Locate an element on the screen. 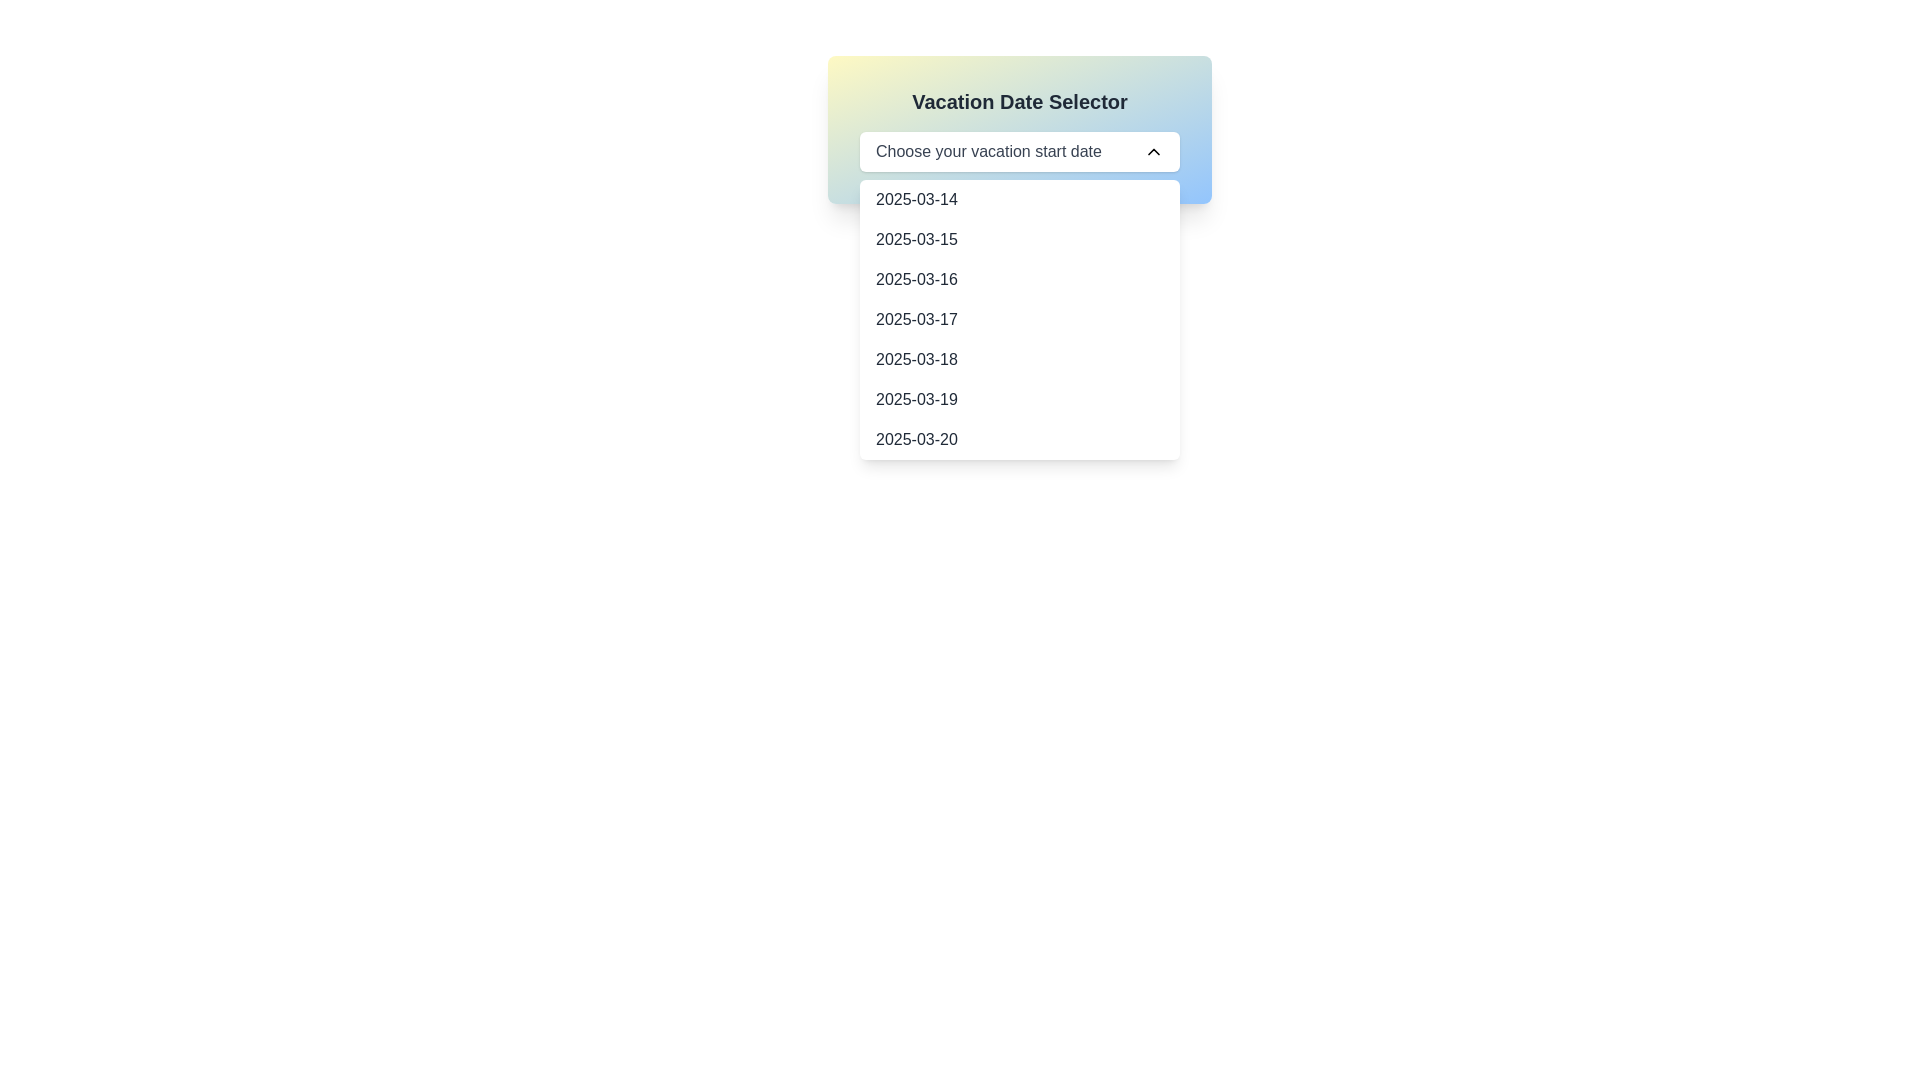 The height and width of the screenshot is (1080, 1920). the first item in the dropdown menu that represents the date '2025-03-14' is located at coordinates (915, 200).